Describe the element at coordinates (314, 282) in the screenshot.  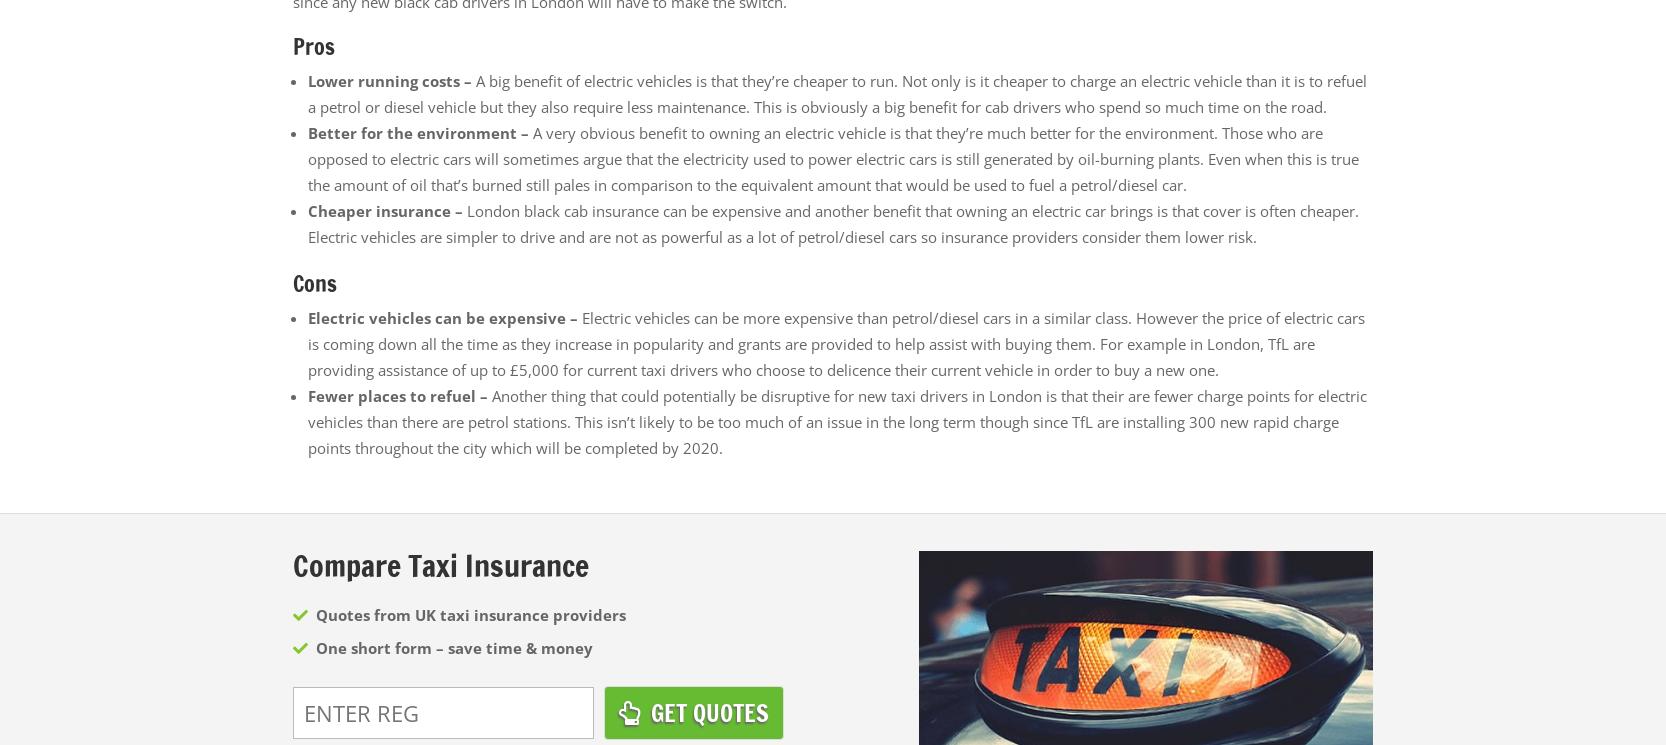
I see `'Cons'` at that location.